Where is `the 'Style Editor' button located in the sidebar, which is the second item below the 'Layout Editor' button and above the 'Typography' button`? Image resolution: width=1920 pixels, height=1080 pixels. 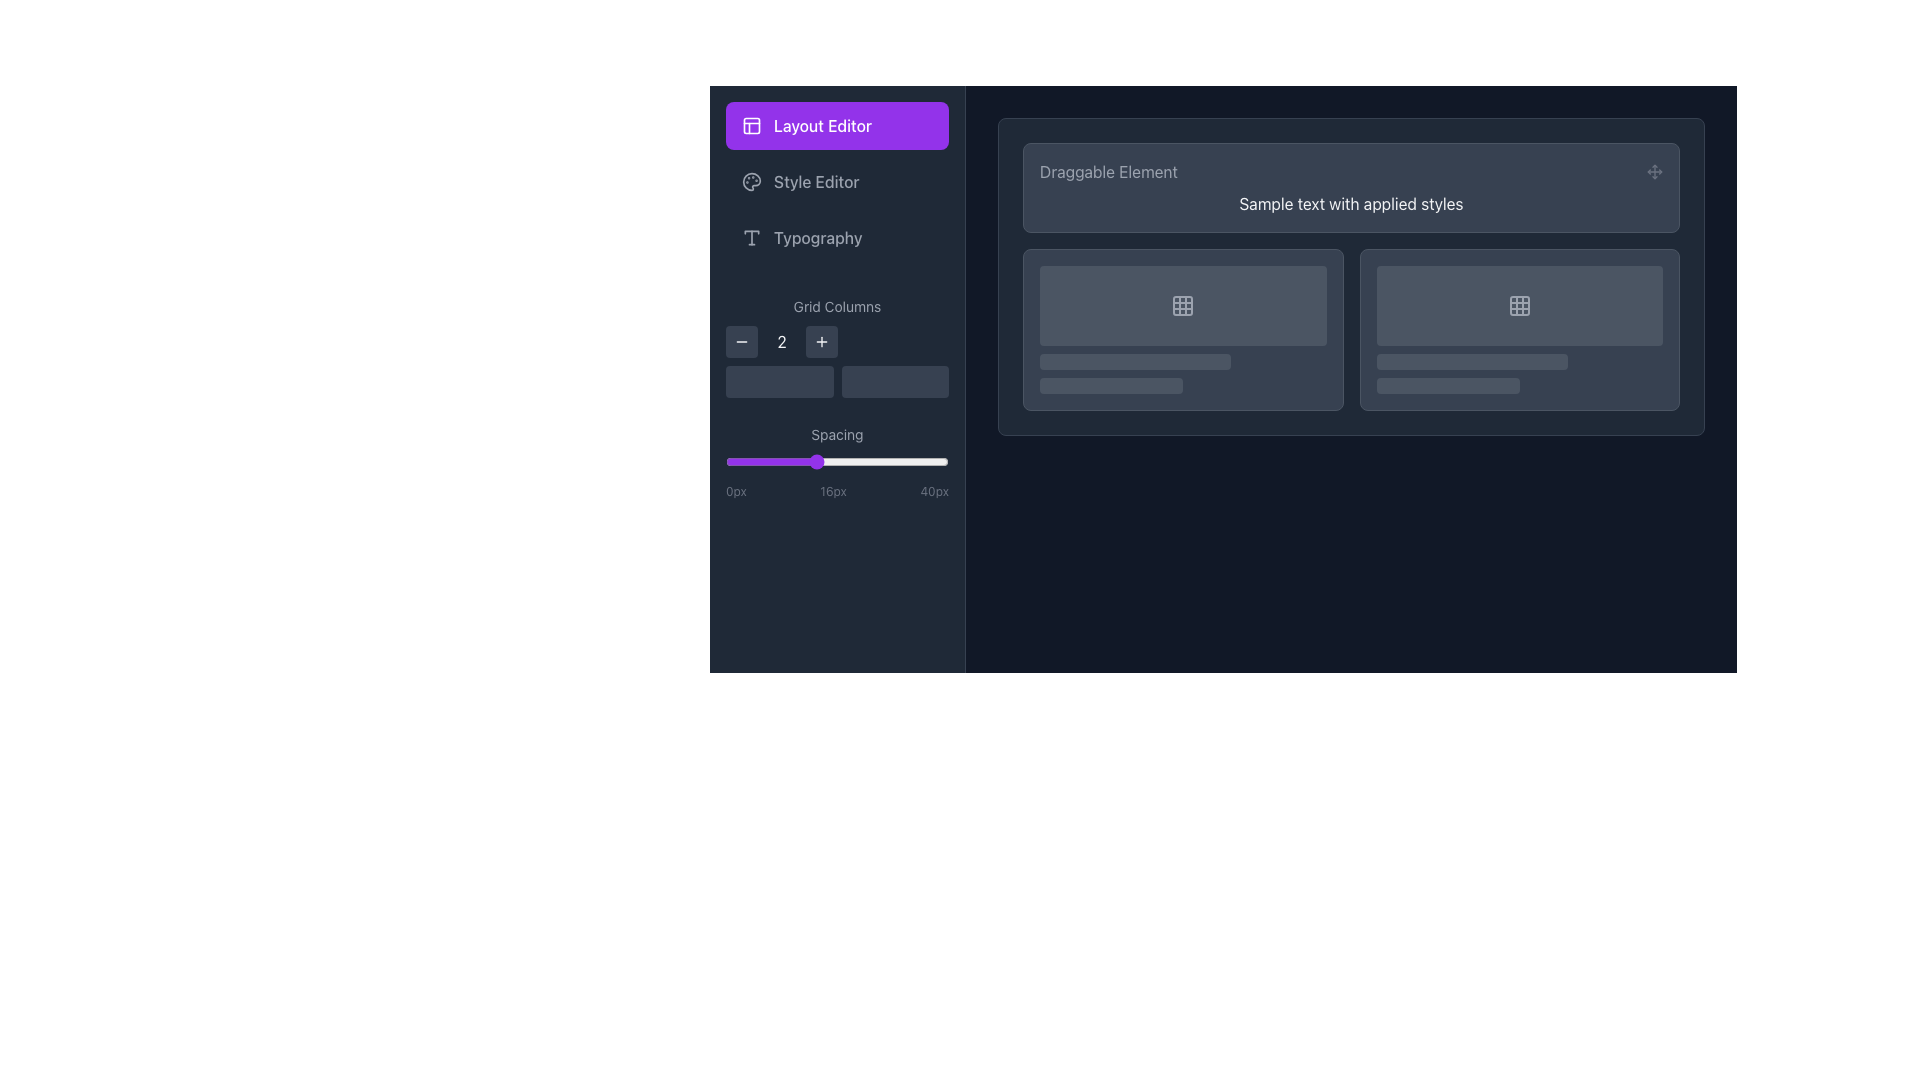 the 'Style Editor' button located in the sidebar, which is the second item below the 'Layout Editor' button and above the 'Typography' button is located at coordinates (837, 181).